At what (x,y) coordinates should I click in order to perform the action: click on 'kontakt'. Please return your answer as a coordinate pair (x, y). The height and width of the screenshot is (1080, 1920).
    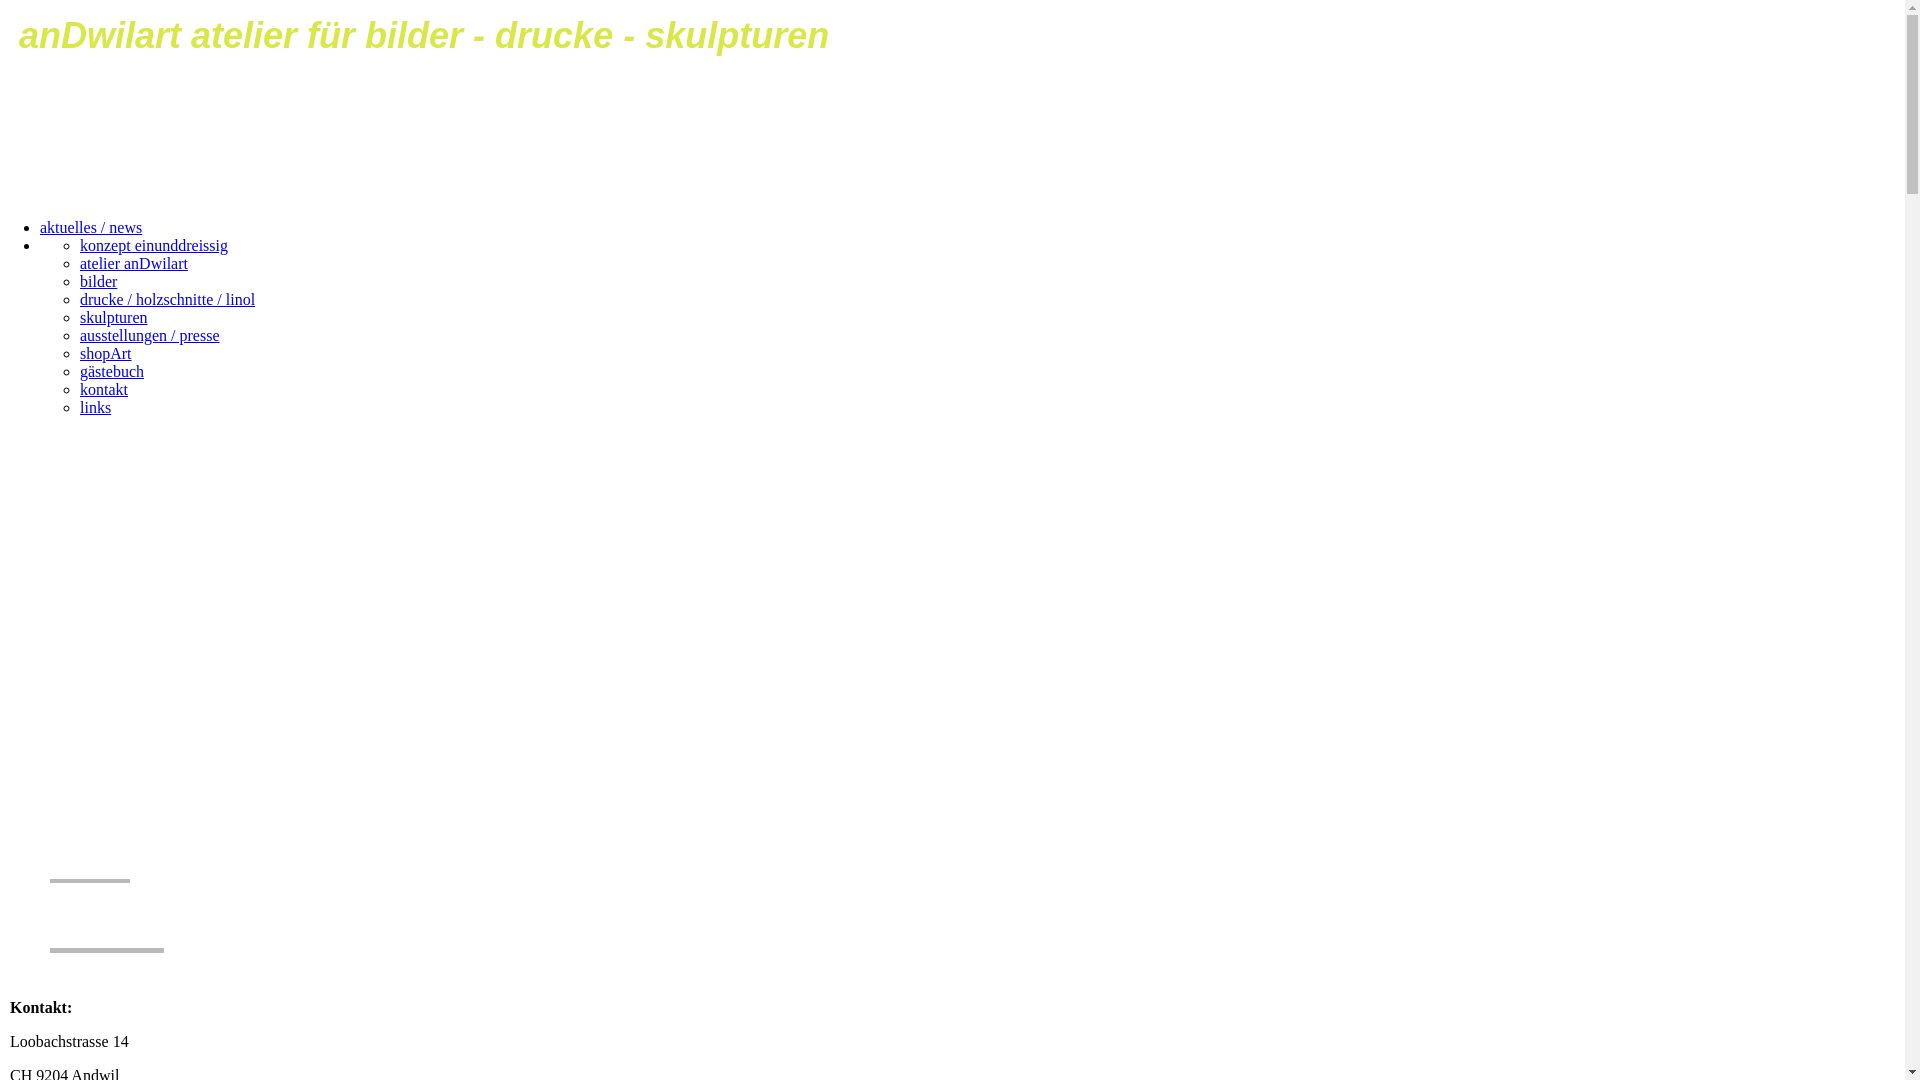
    Looking at the image, I should click on (103, 389).